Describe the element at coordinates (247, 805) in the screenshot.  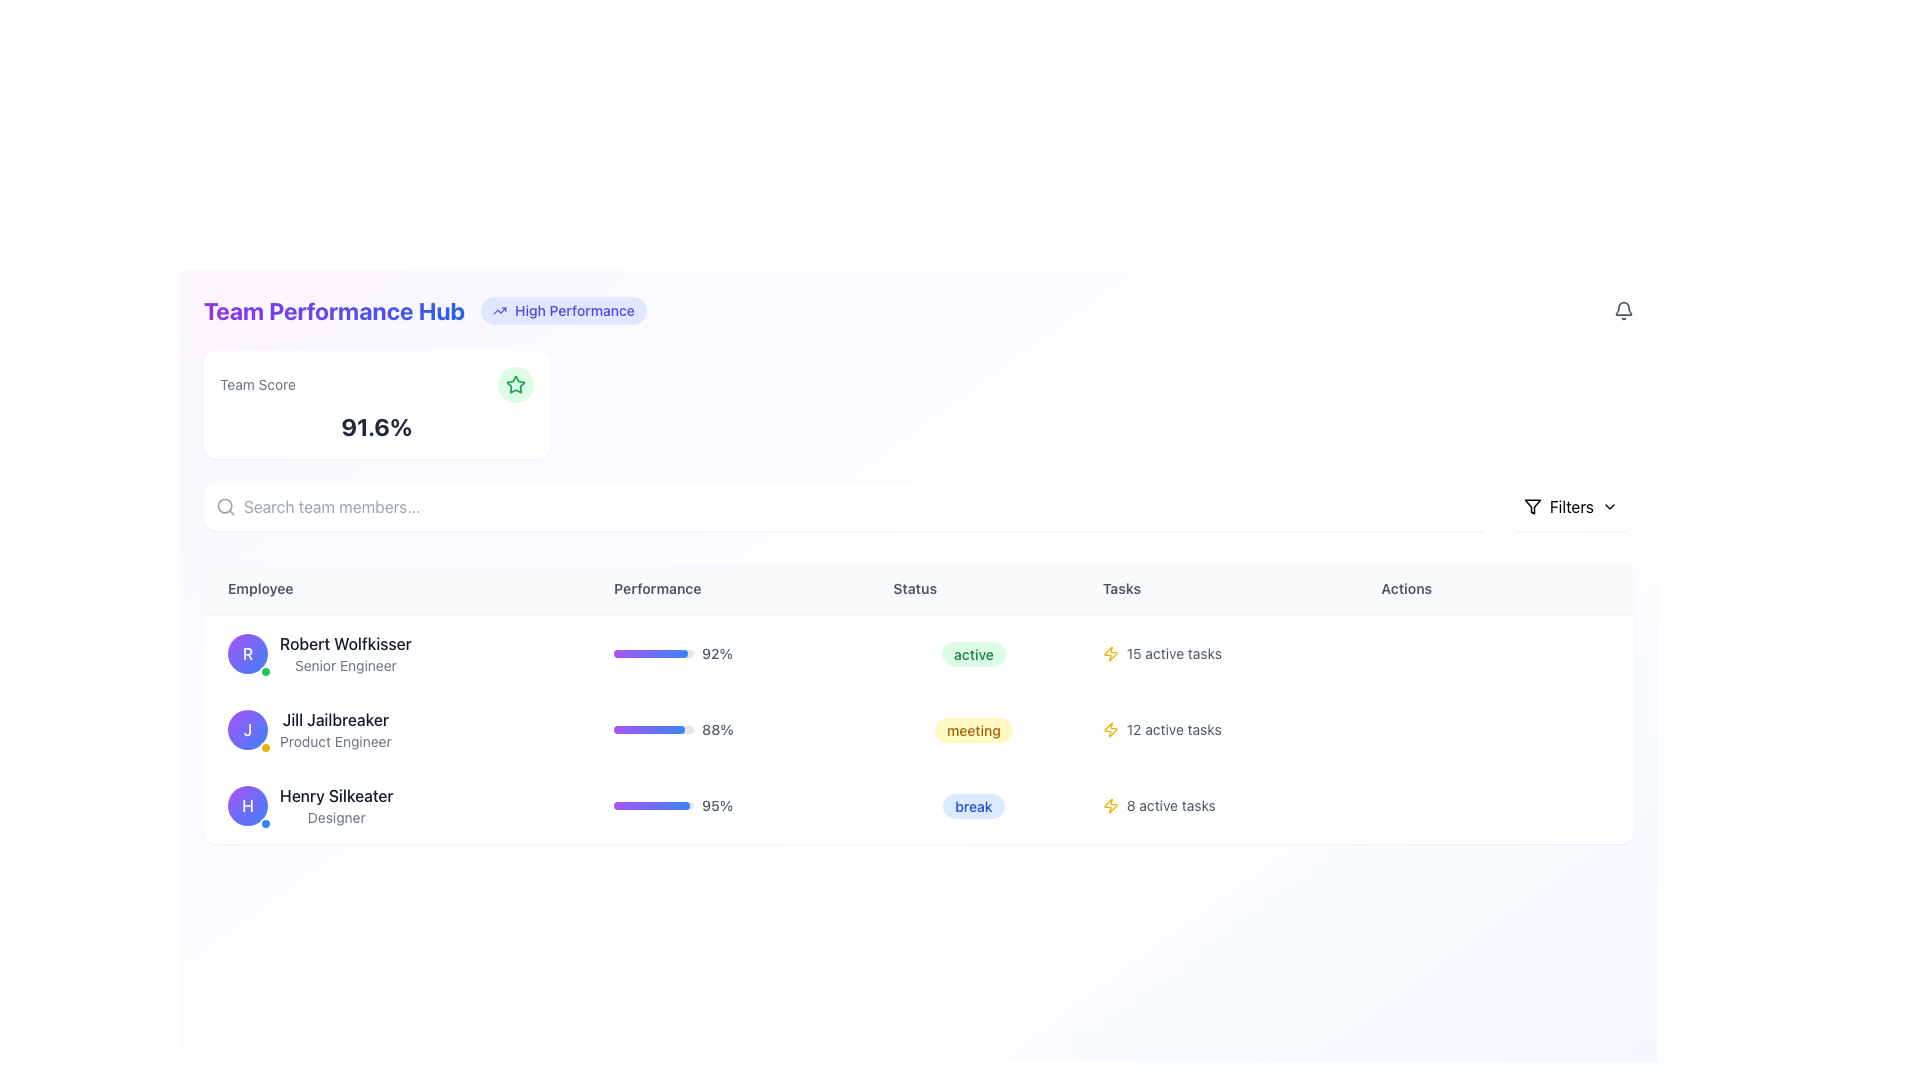
I see `the circular avatar element for 'Henry Silkeater', which has a gradient background from purple to blue and features a white 'H' in the center, located in the Employee section of the data table` at that location.